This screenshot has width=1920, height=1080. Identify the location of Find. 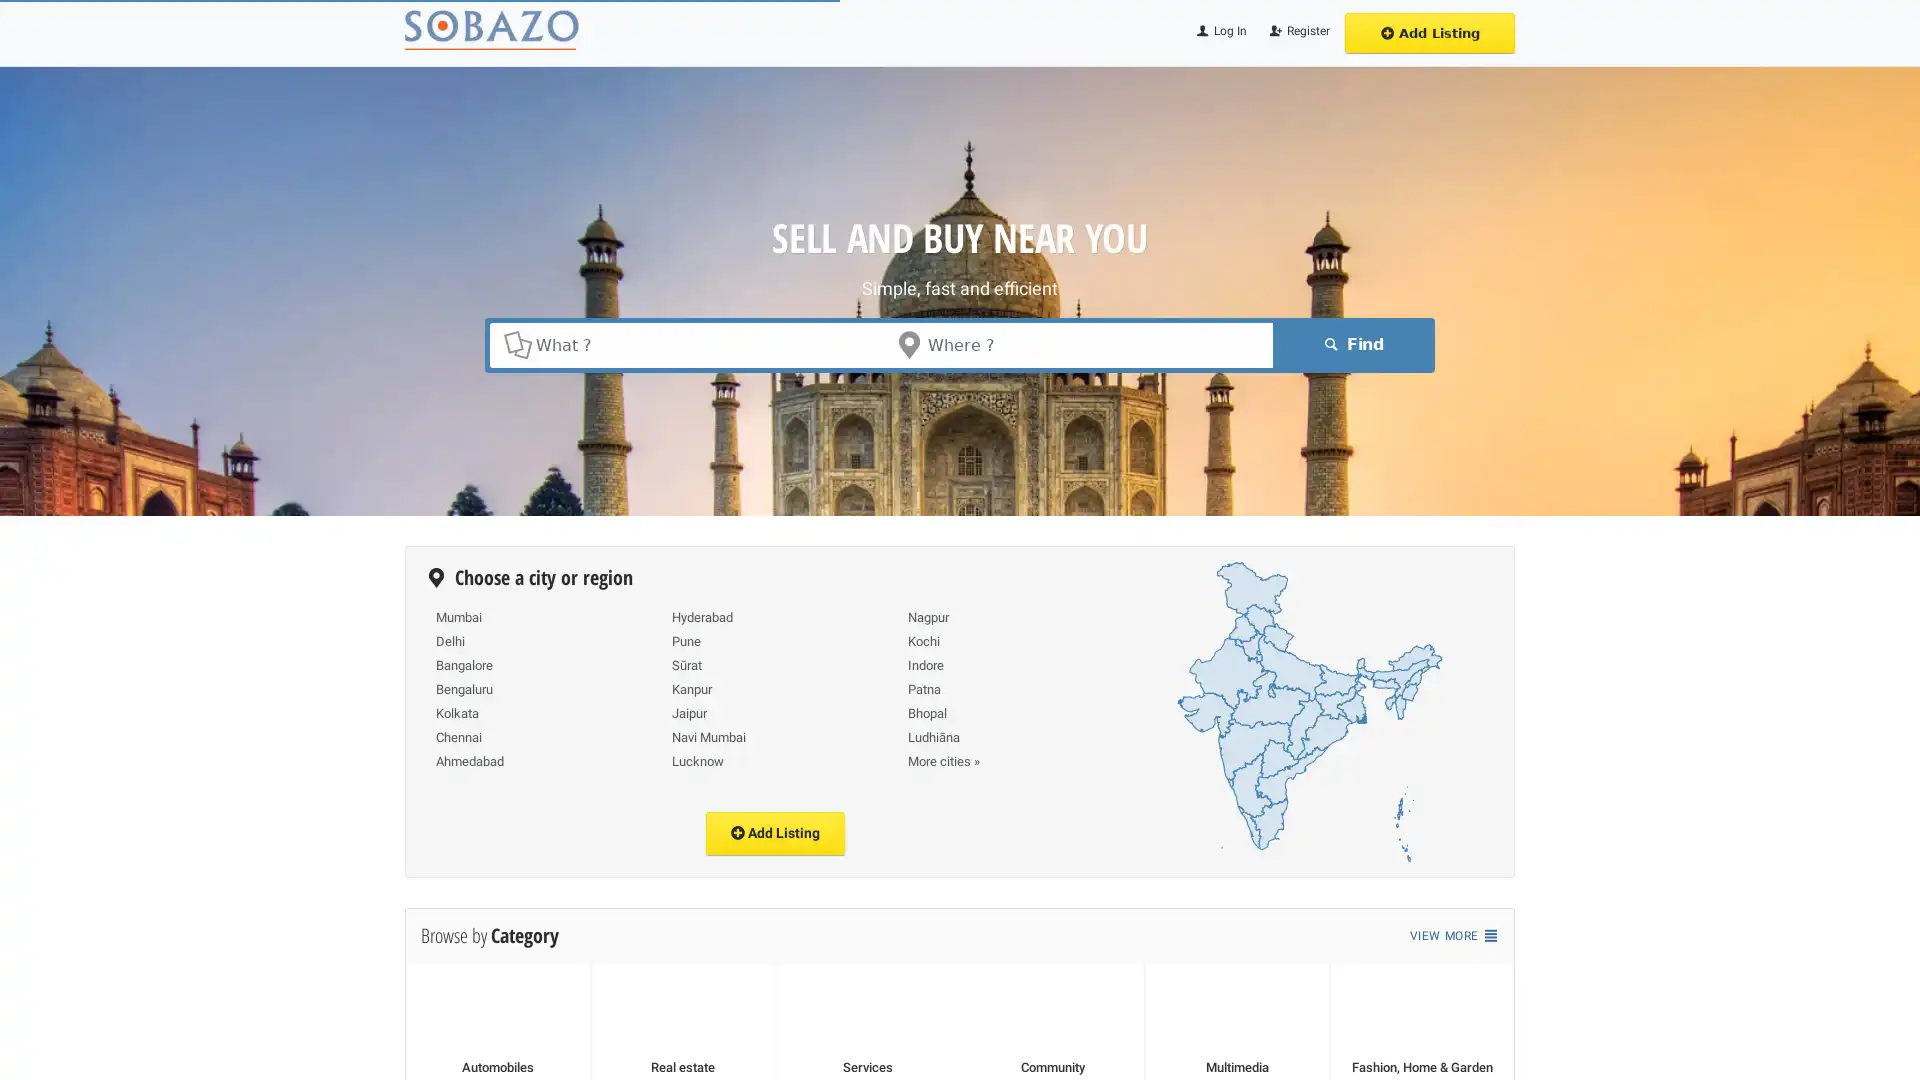
(1350, 343).